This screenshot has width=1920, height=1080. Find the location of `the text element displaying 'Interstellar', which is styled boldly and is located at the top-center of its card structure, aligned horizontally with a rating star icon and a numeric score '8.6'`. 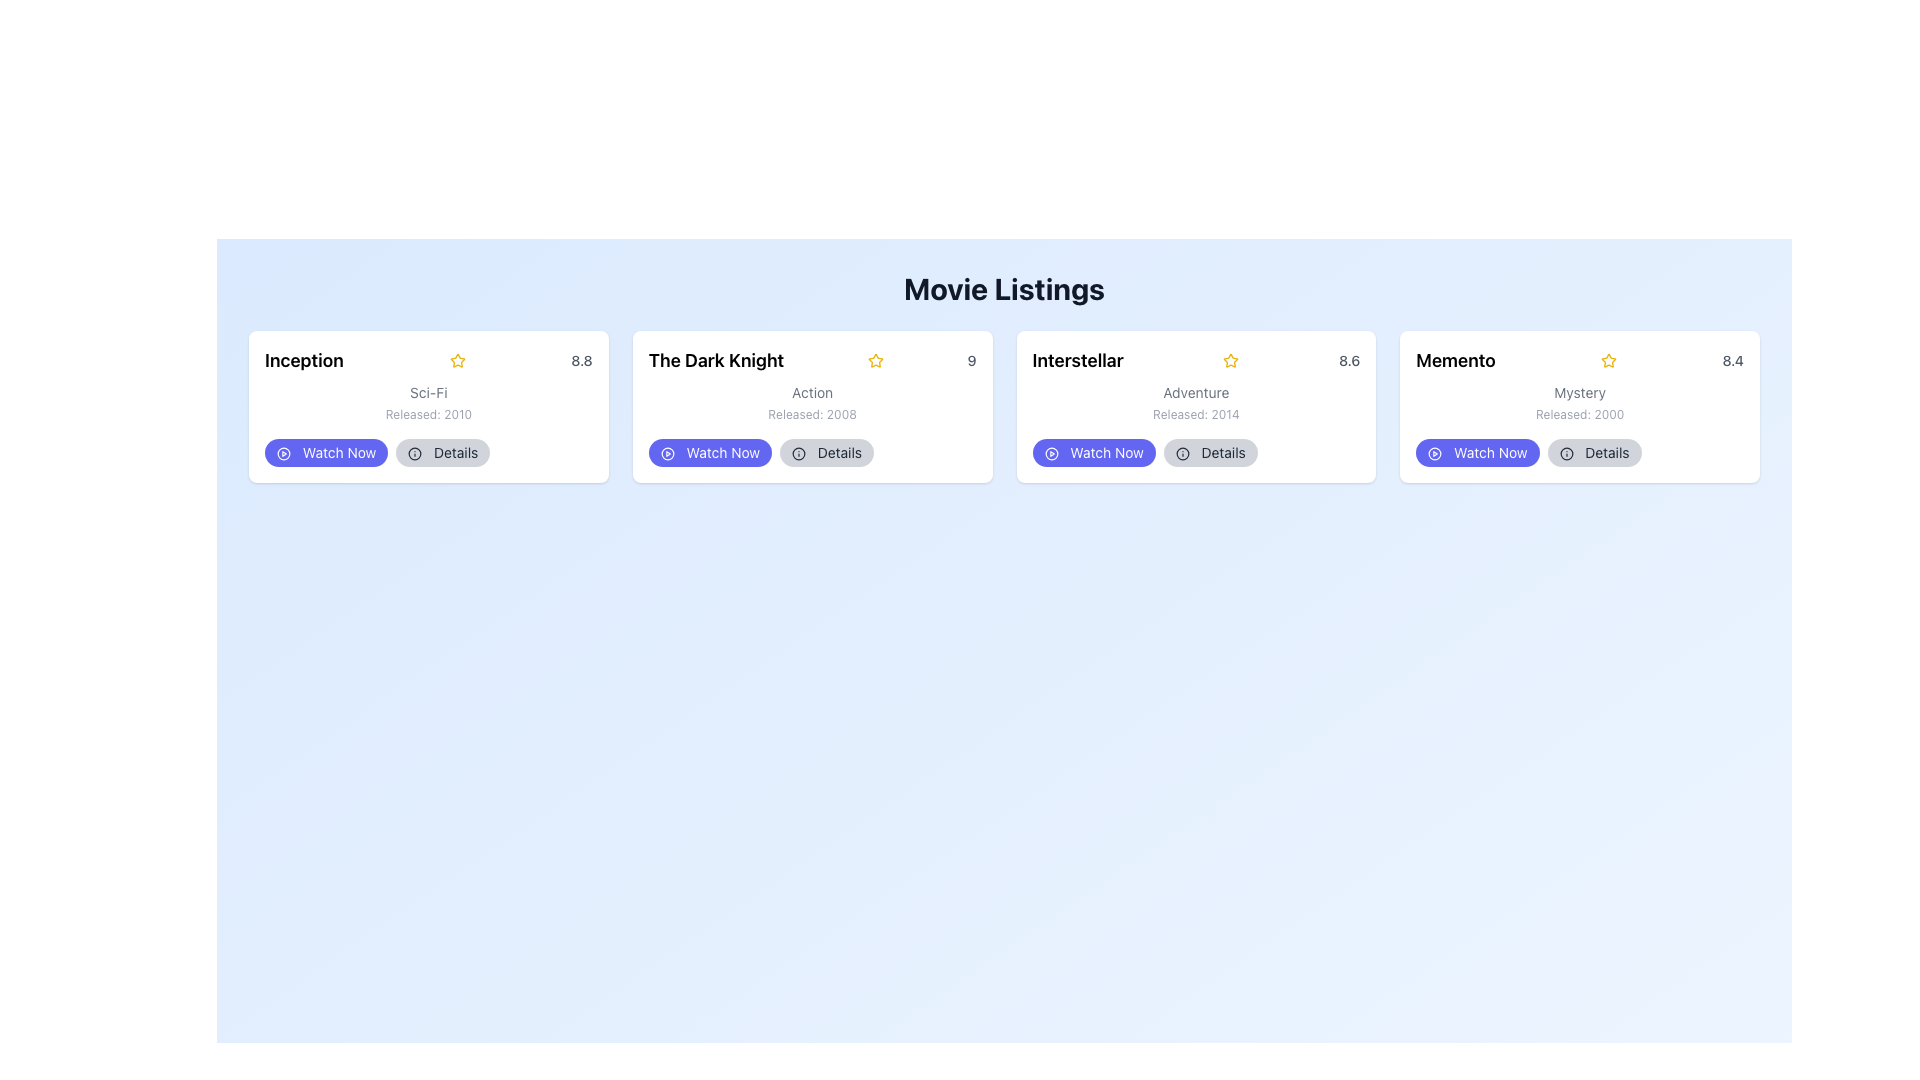

the text element displaying 'Interstellar', which is styled boldly and is located at the top-center of its card structure, aligned horizontally with a rating star icon and a numeric score '8.6' is located at coordinates (1077, 361).